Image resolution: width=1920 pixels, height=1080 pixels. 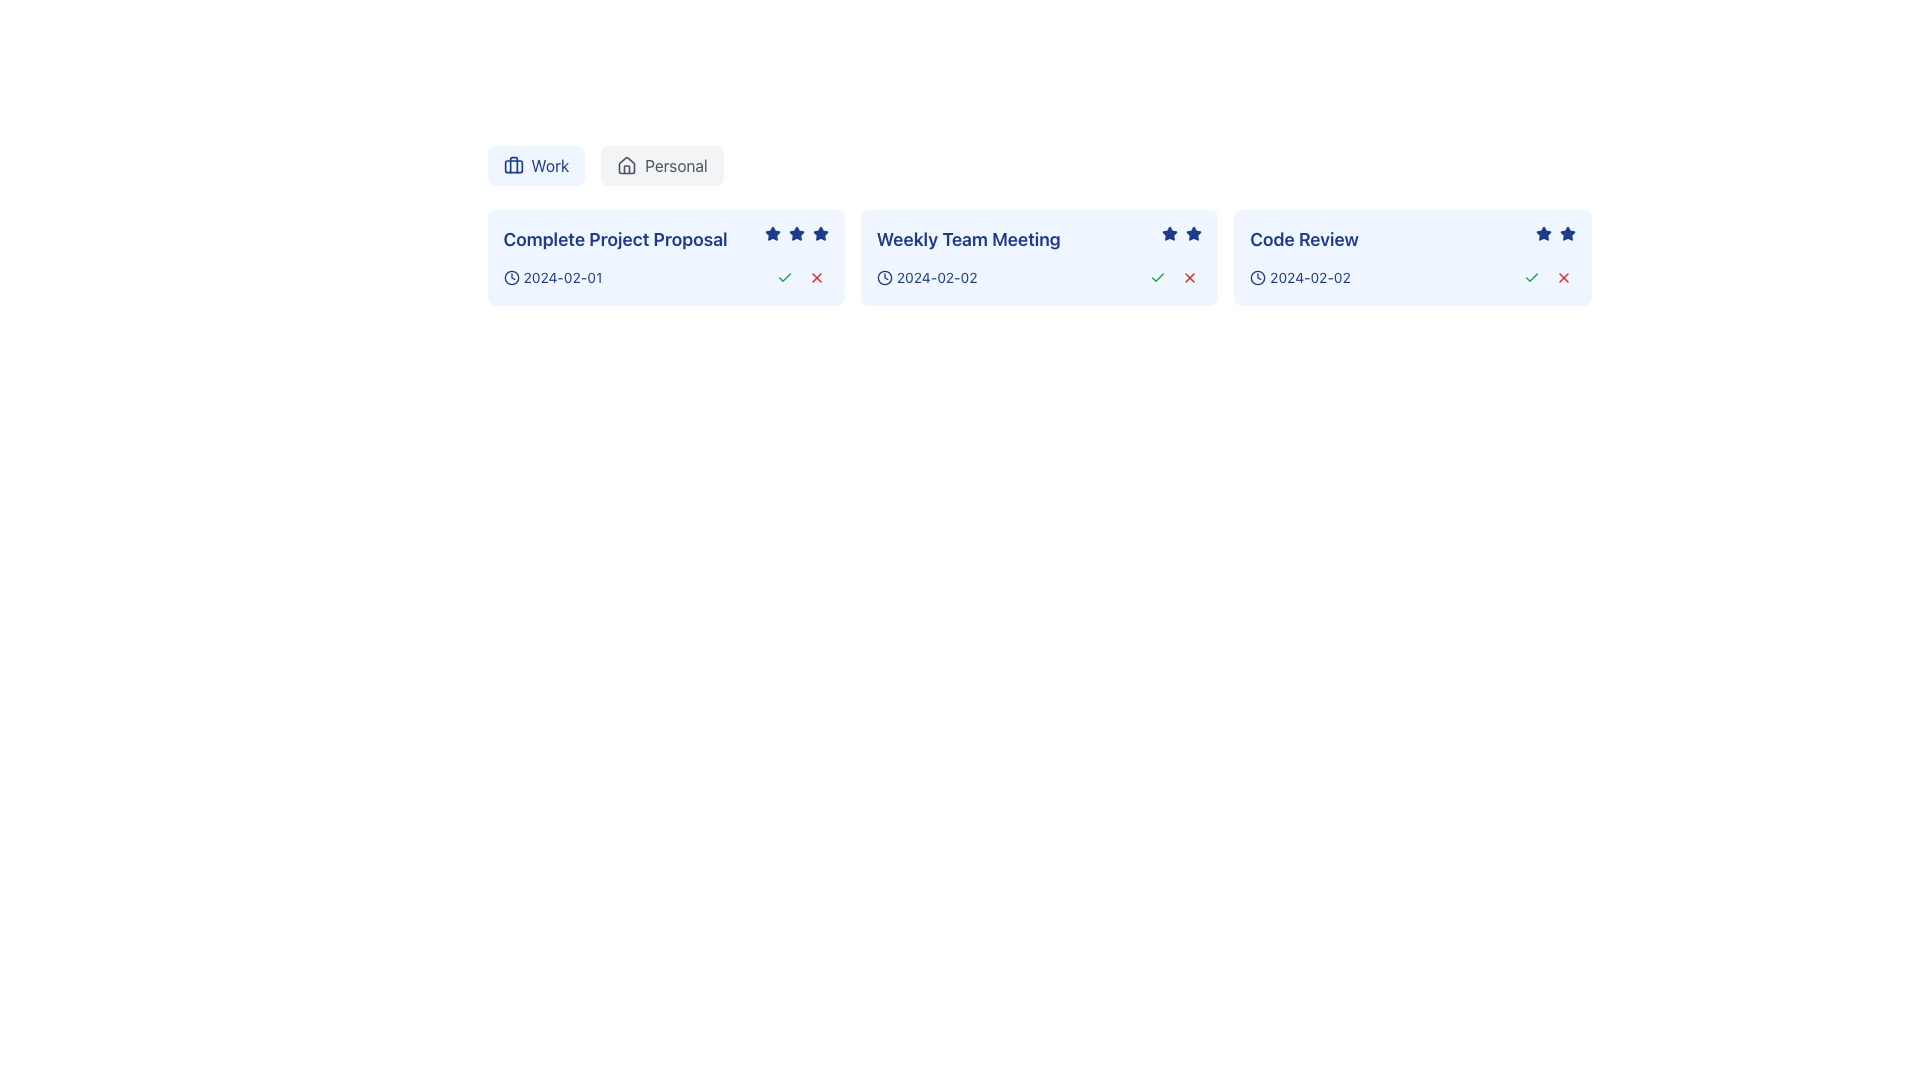 I want to click on the text label displaying the date '2024-02-01', which is a plain blue-colored text aligned with a clock icon on its left, located in the bottom-left section of the 'Complete Project Proposal' card, so click(x=561, y=277).